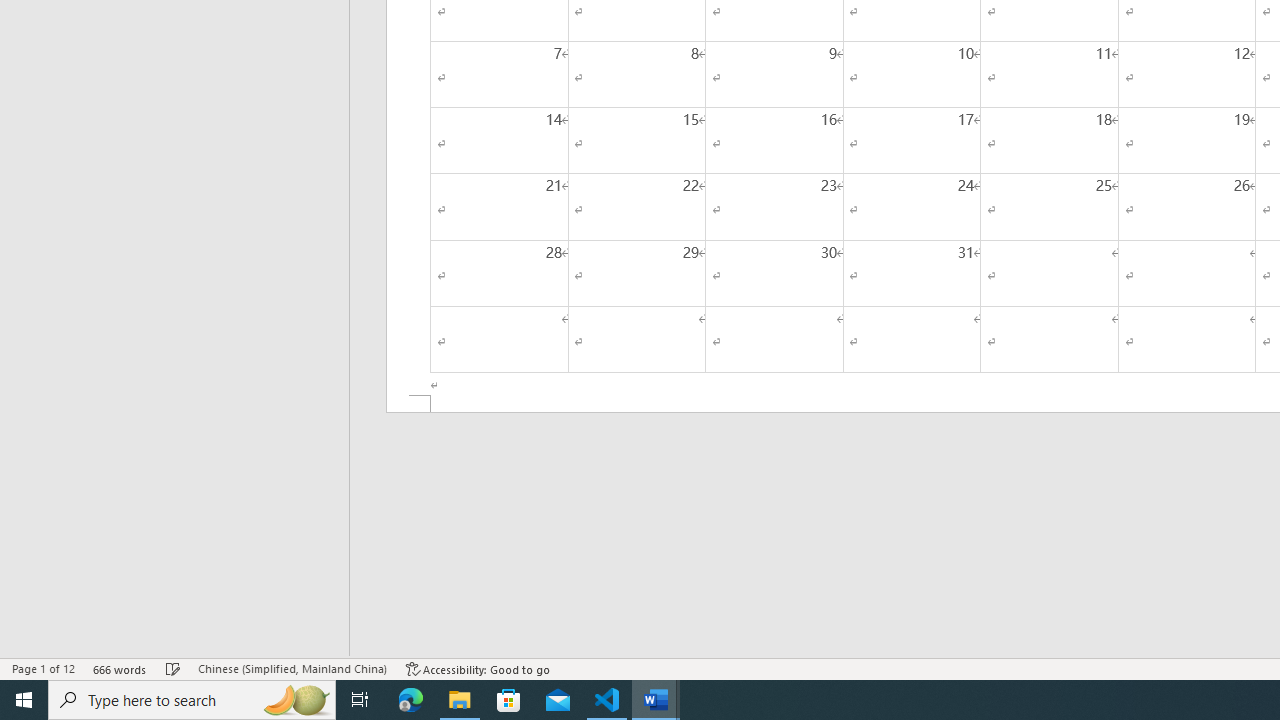  I want to click on 'File Explorer - 1 running window', so click(459, 698).